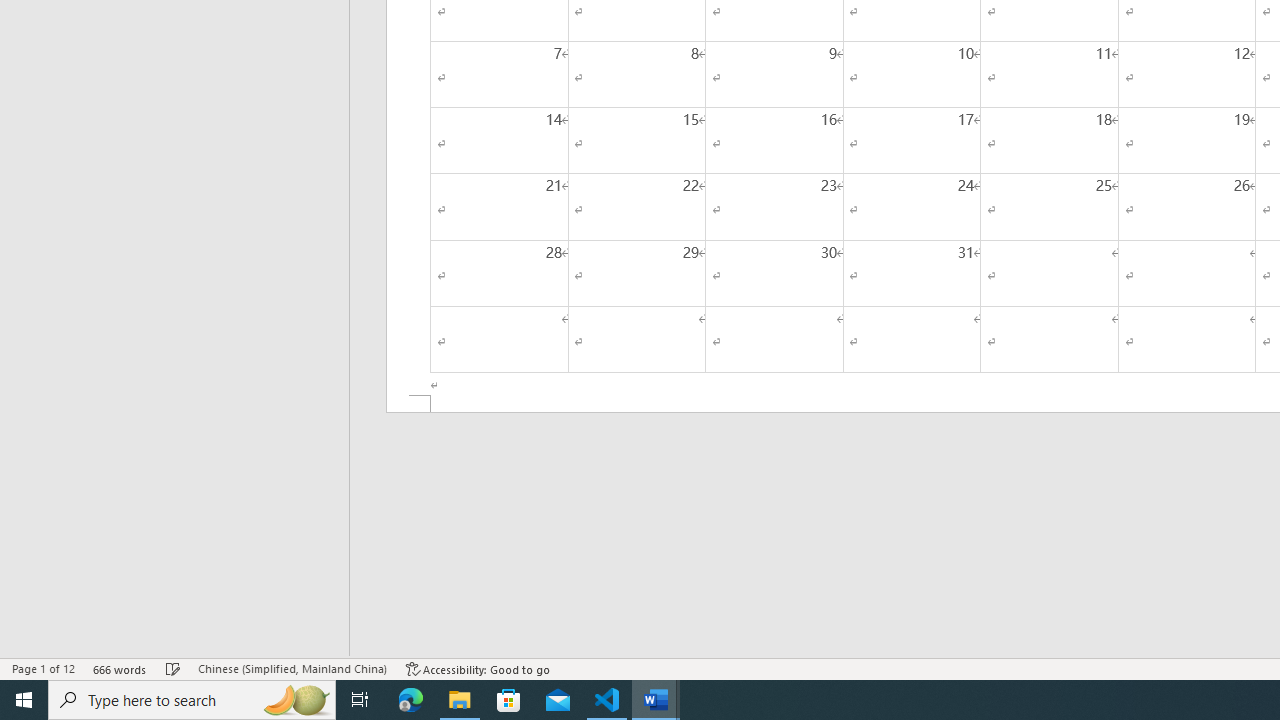  I want to click on 'File Explorer - 1 running window', so click(459, 698).